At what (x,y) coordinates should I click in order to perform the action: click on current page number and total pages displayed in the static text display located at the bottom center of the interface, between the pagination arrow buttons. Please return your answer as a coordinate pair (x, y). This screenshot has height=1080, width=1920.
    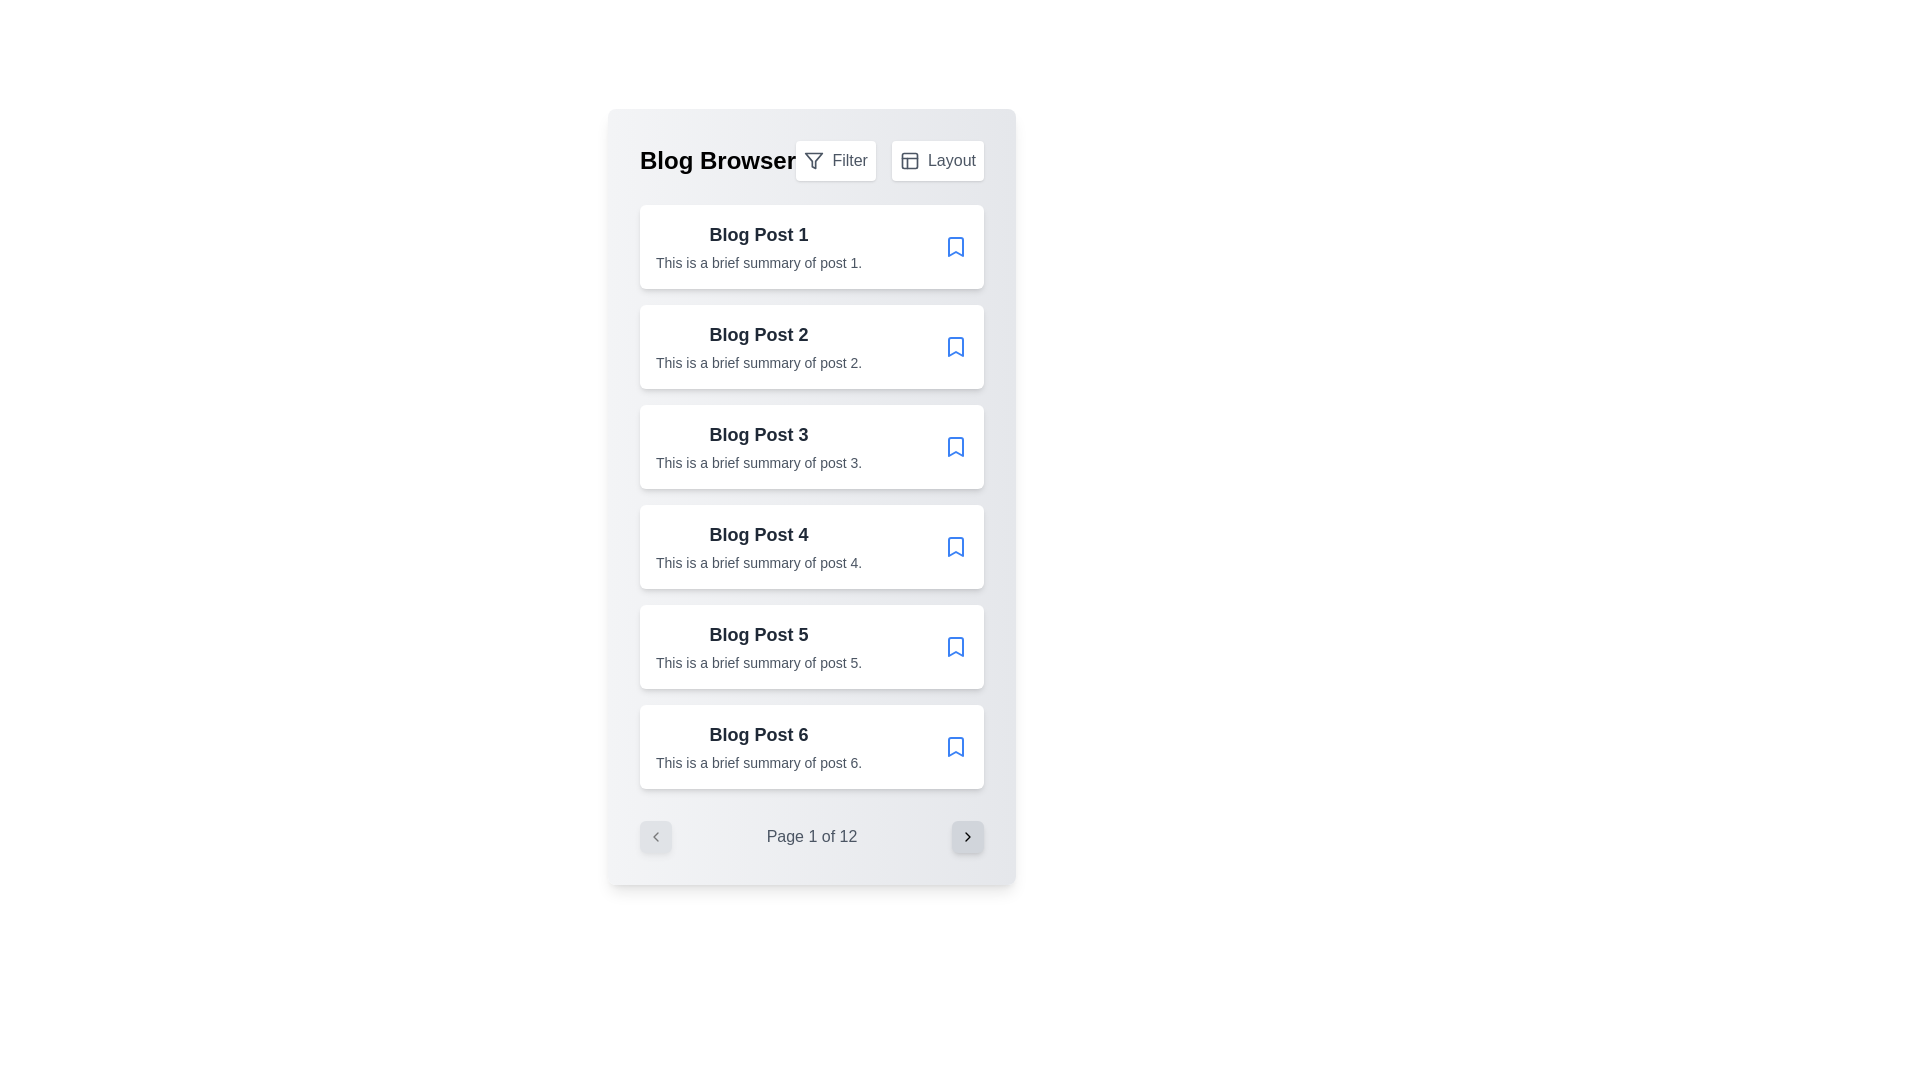
    Looking at the image, I should click on (811, 837).